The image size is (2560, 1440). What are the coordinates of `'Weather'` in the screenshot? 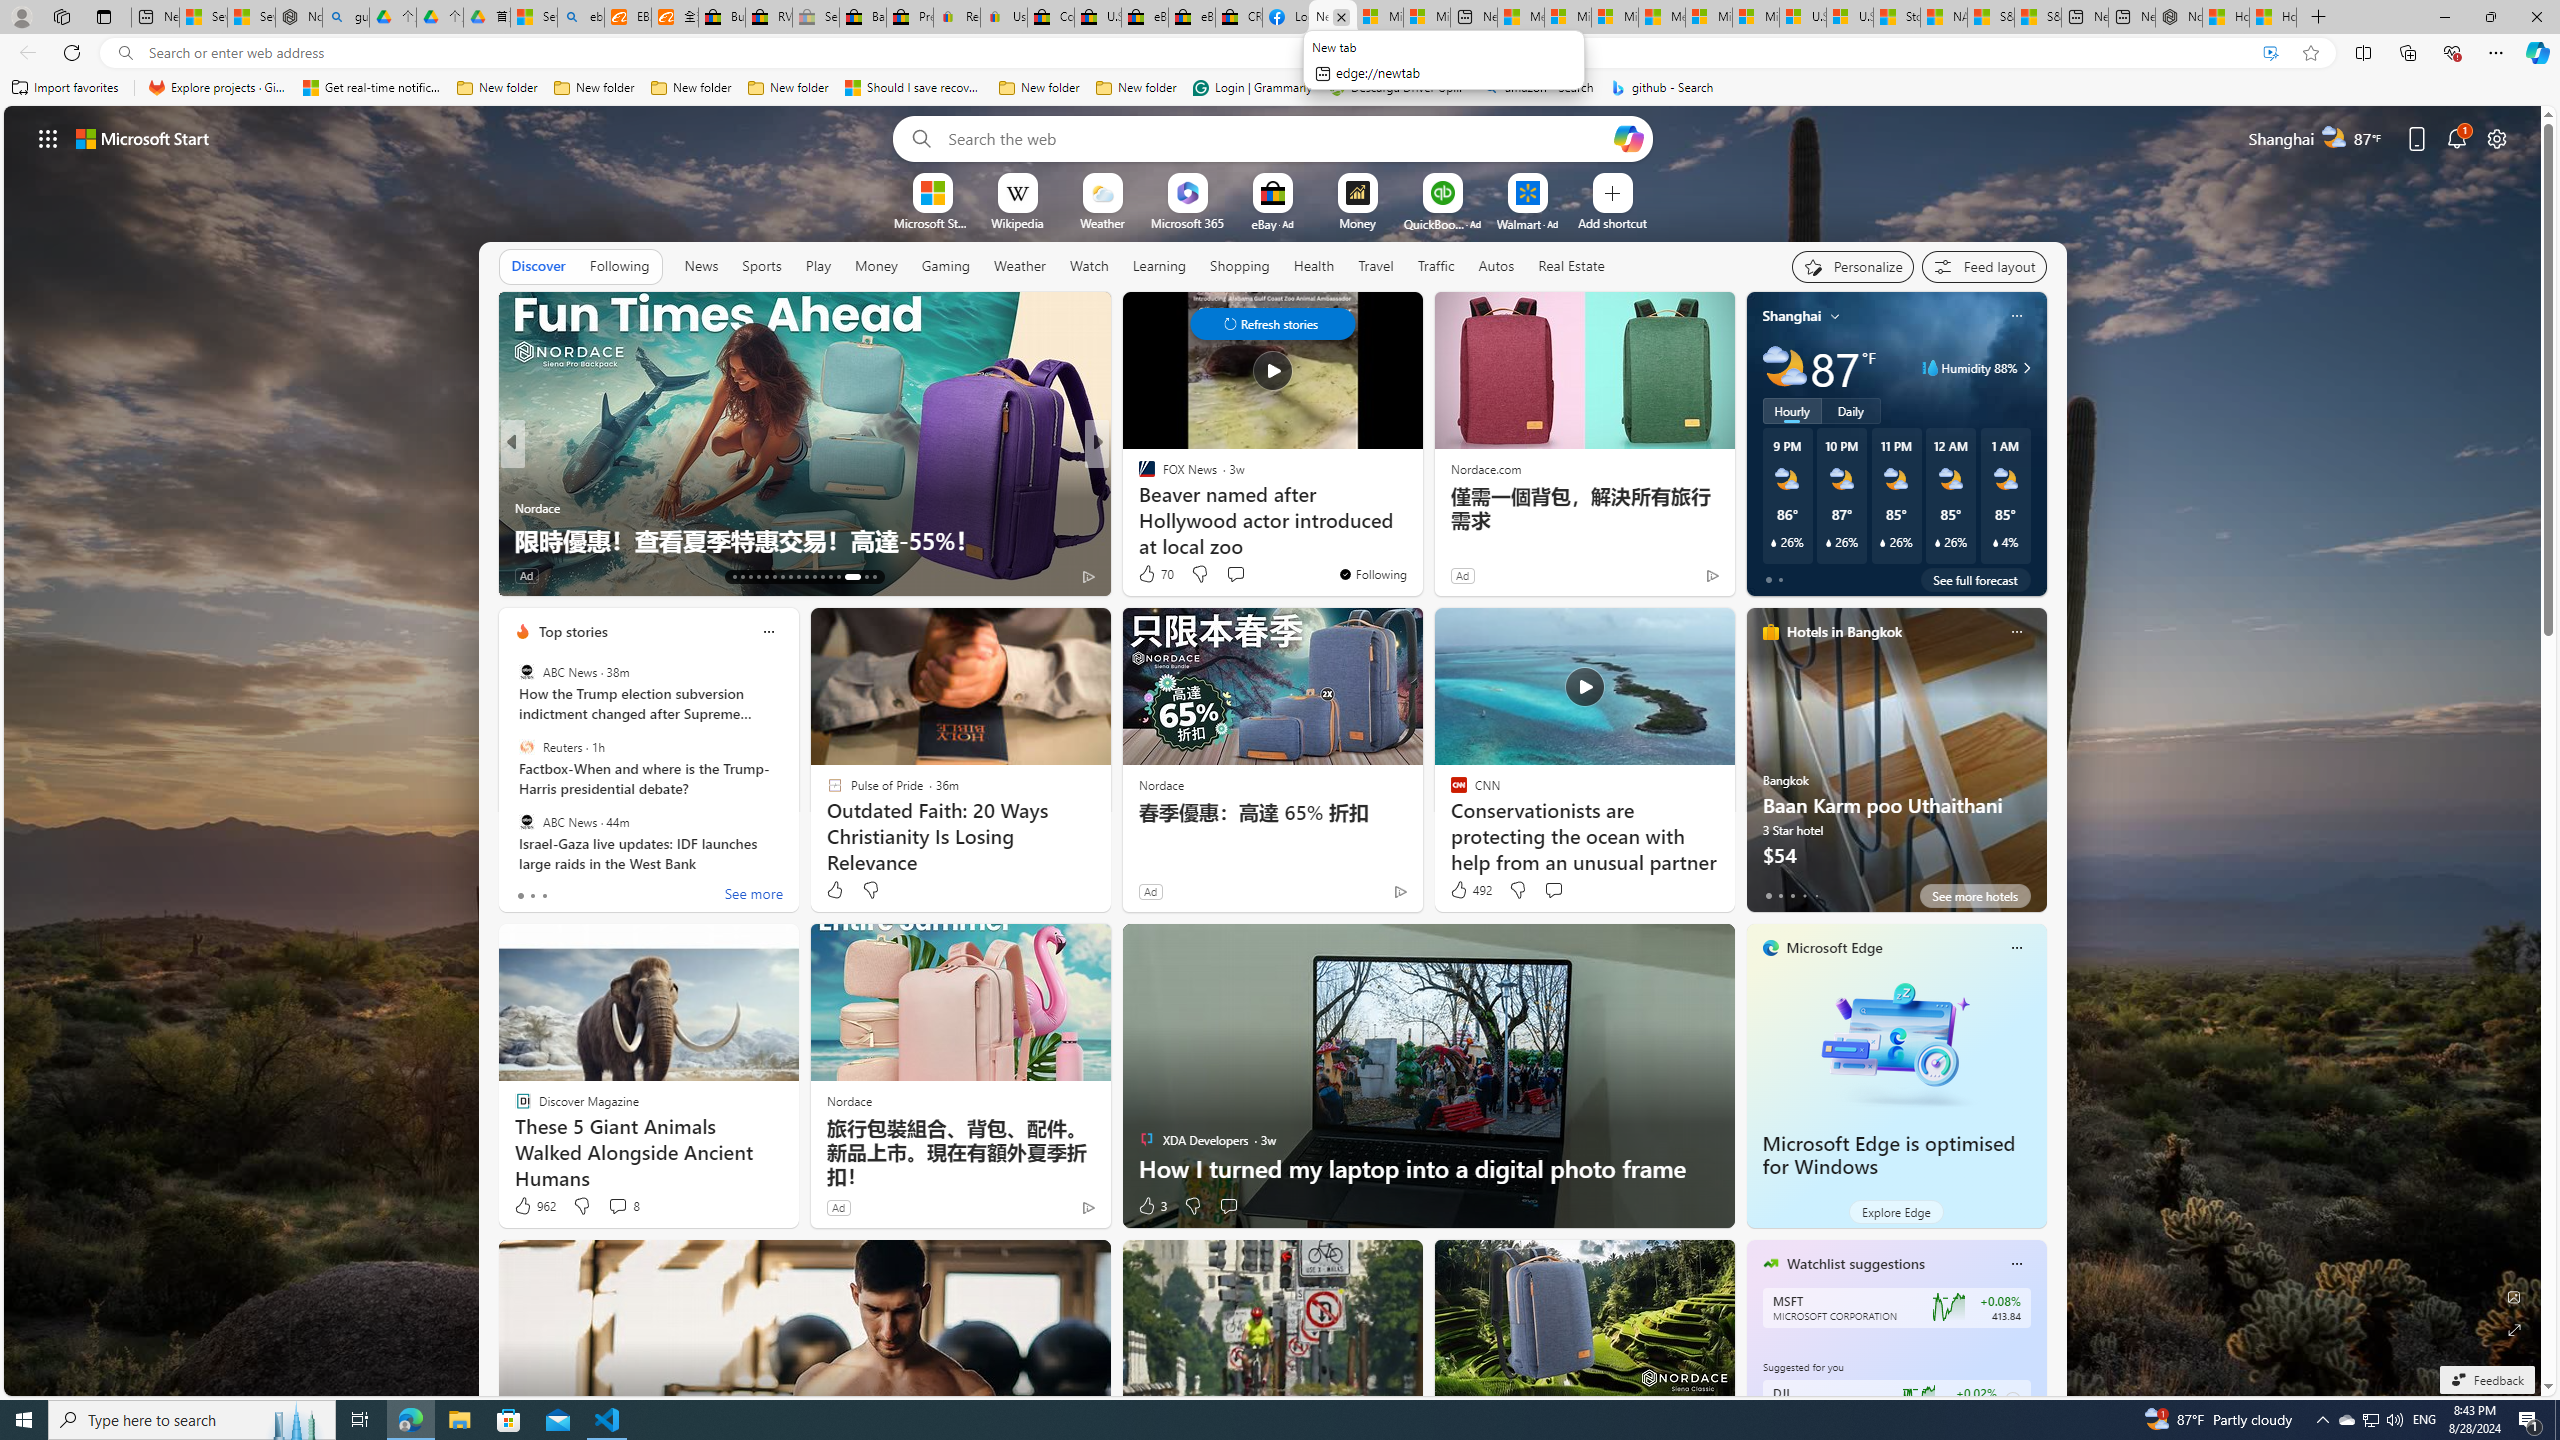 It's located at (1019, 265).